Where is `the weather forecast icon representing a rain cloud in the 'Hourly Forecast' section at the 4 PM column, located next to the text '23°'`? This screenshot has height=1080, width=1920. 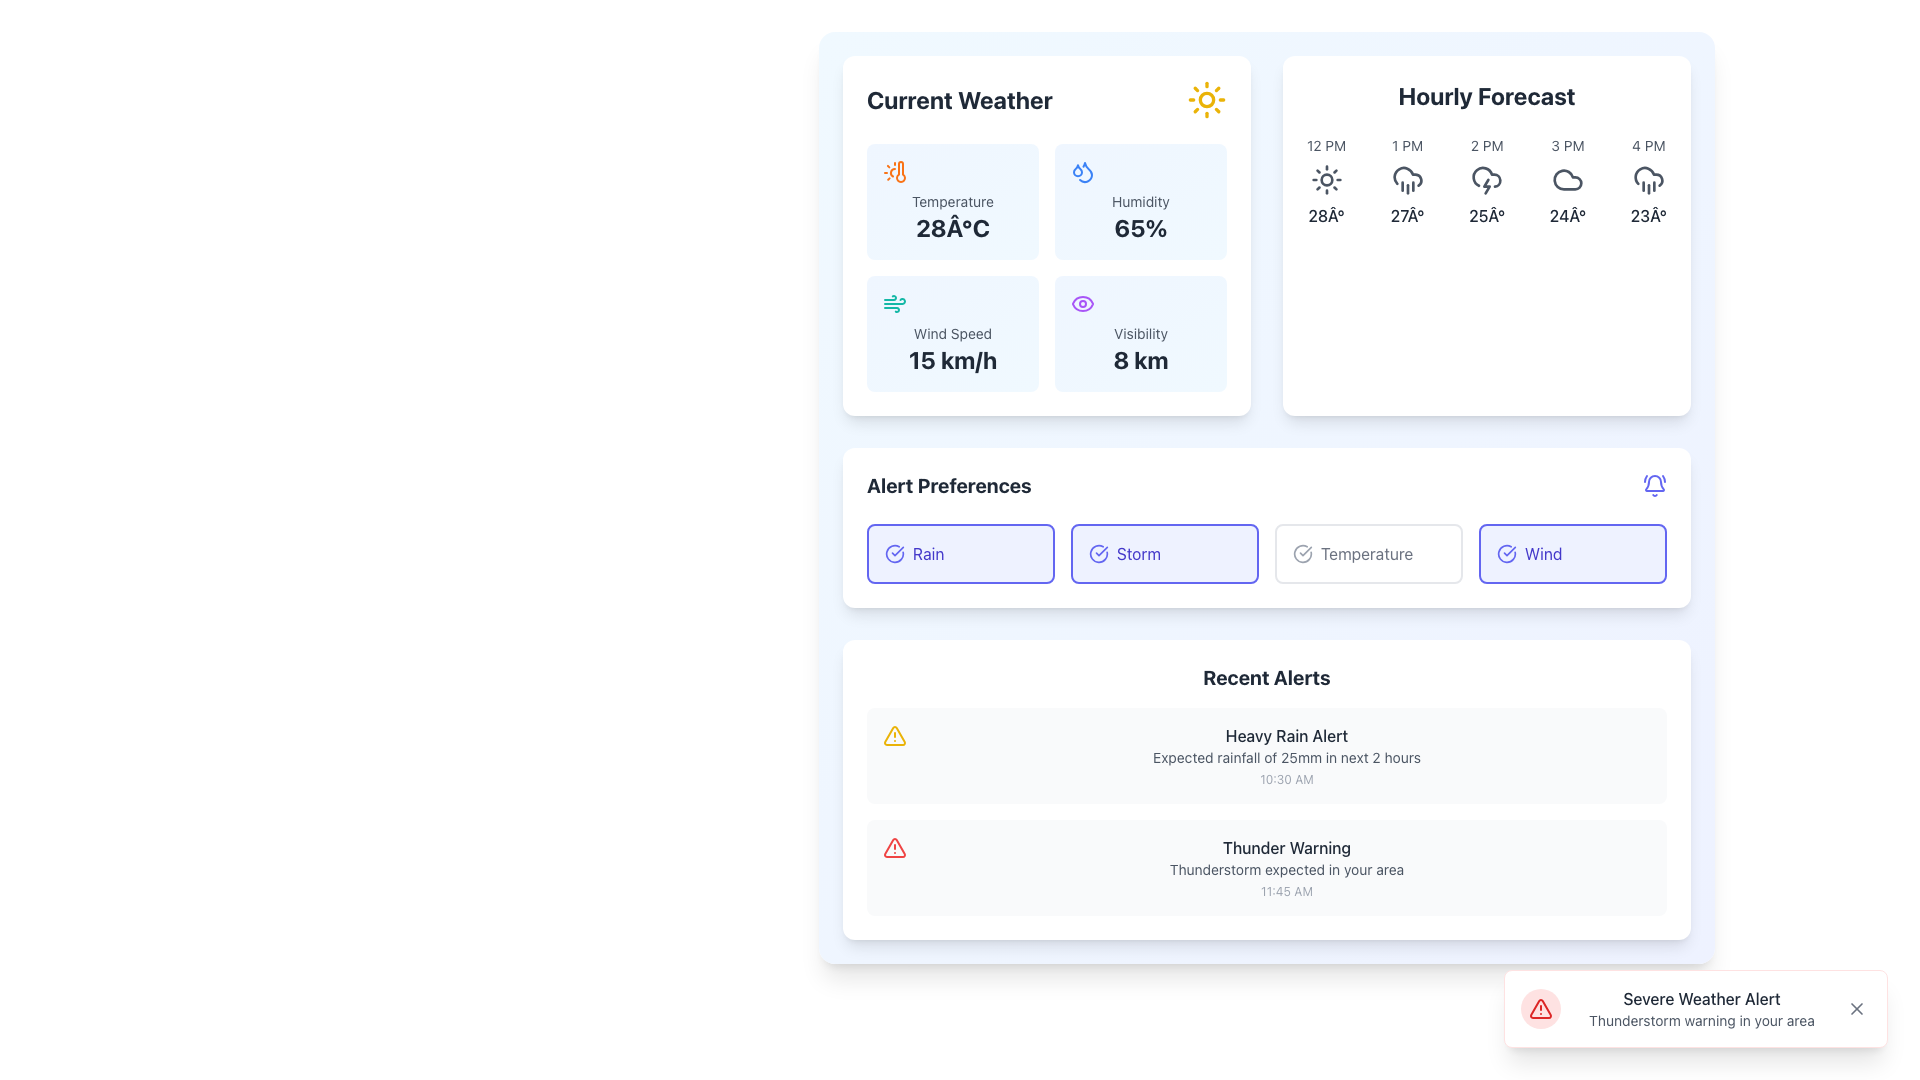 the weather forecast icon representing a rain cloud in the 'Hourly Forecast' section at the 4 PM column, located next to the text '23°' is located at coordinates (1648, 175).